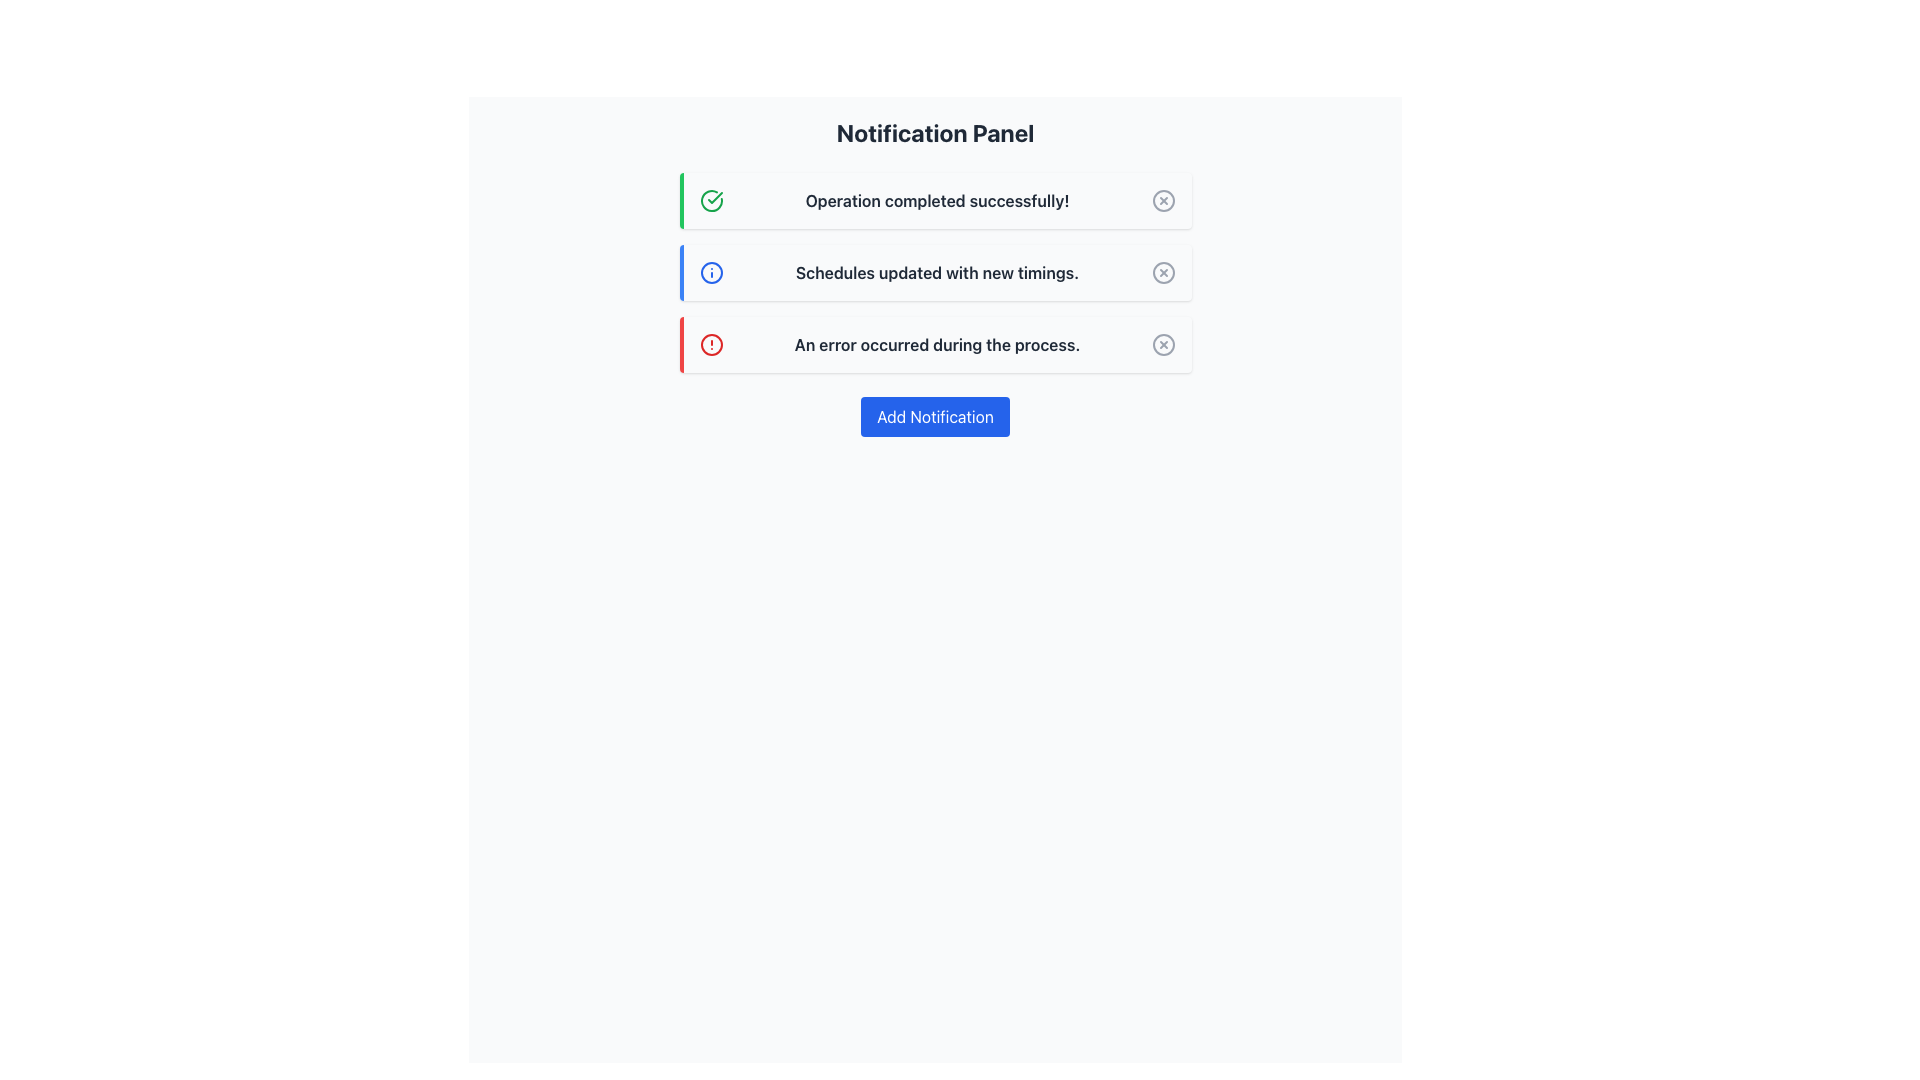  Describe the element at coordinates (711, 200) in the screenshot. I see `the green circular icon with a checkmark indicating success, located to the left of the text 'Operation completed successfully!' in the first notification card` at that location.